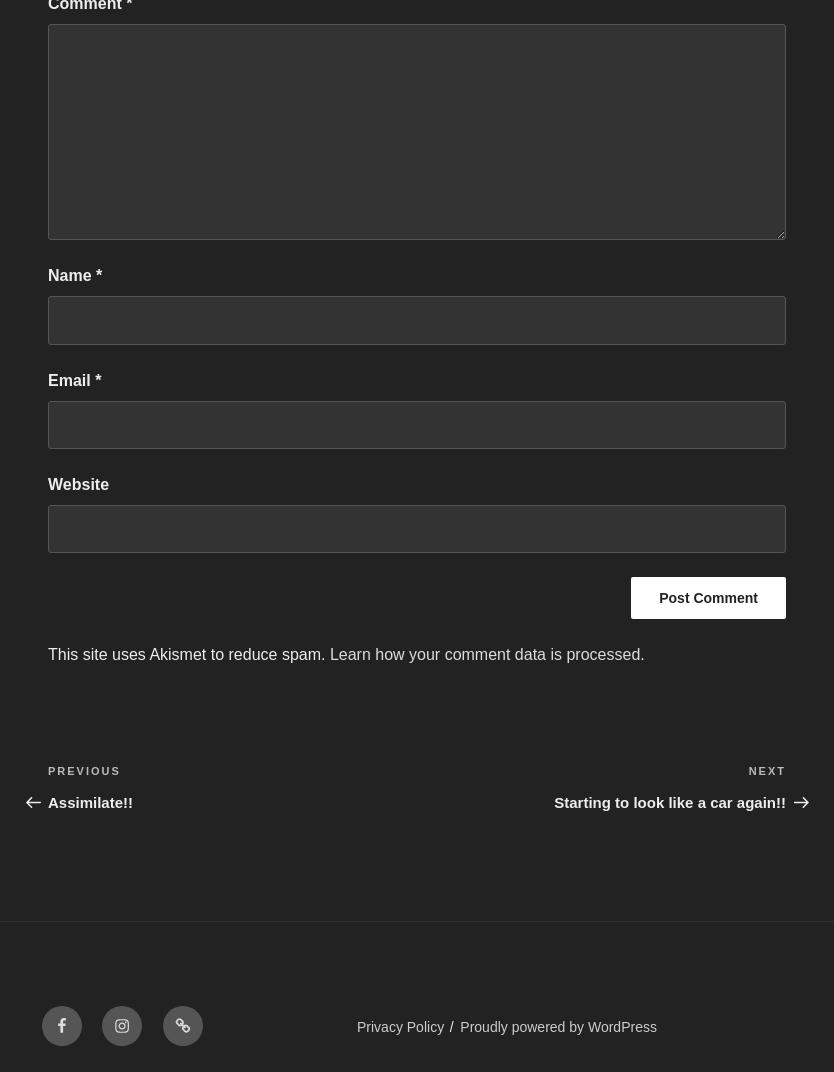  I want to click on 'This site uses Akismet to reduce spam.', so click(48, 654).